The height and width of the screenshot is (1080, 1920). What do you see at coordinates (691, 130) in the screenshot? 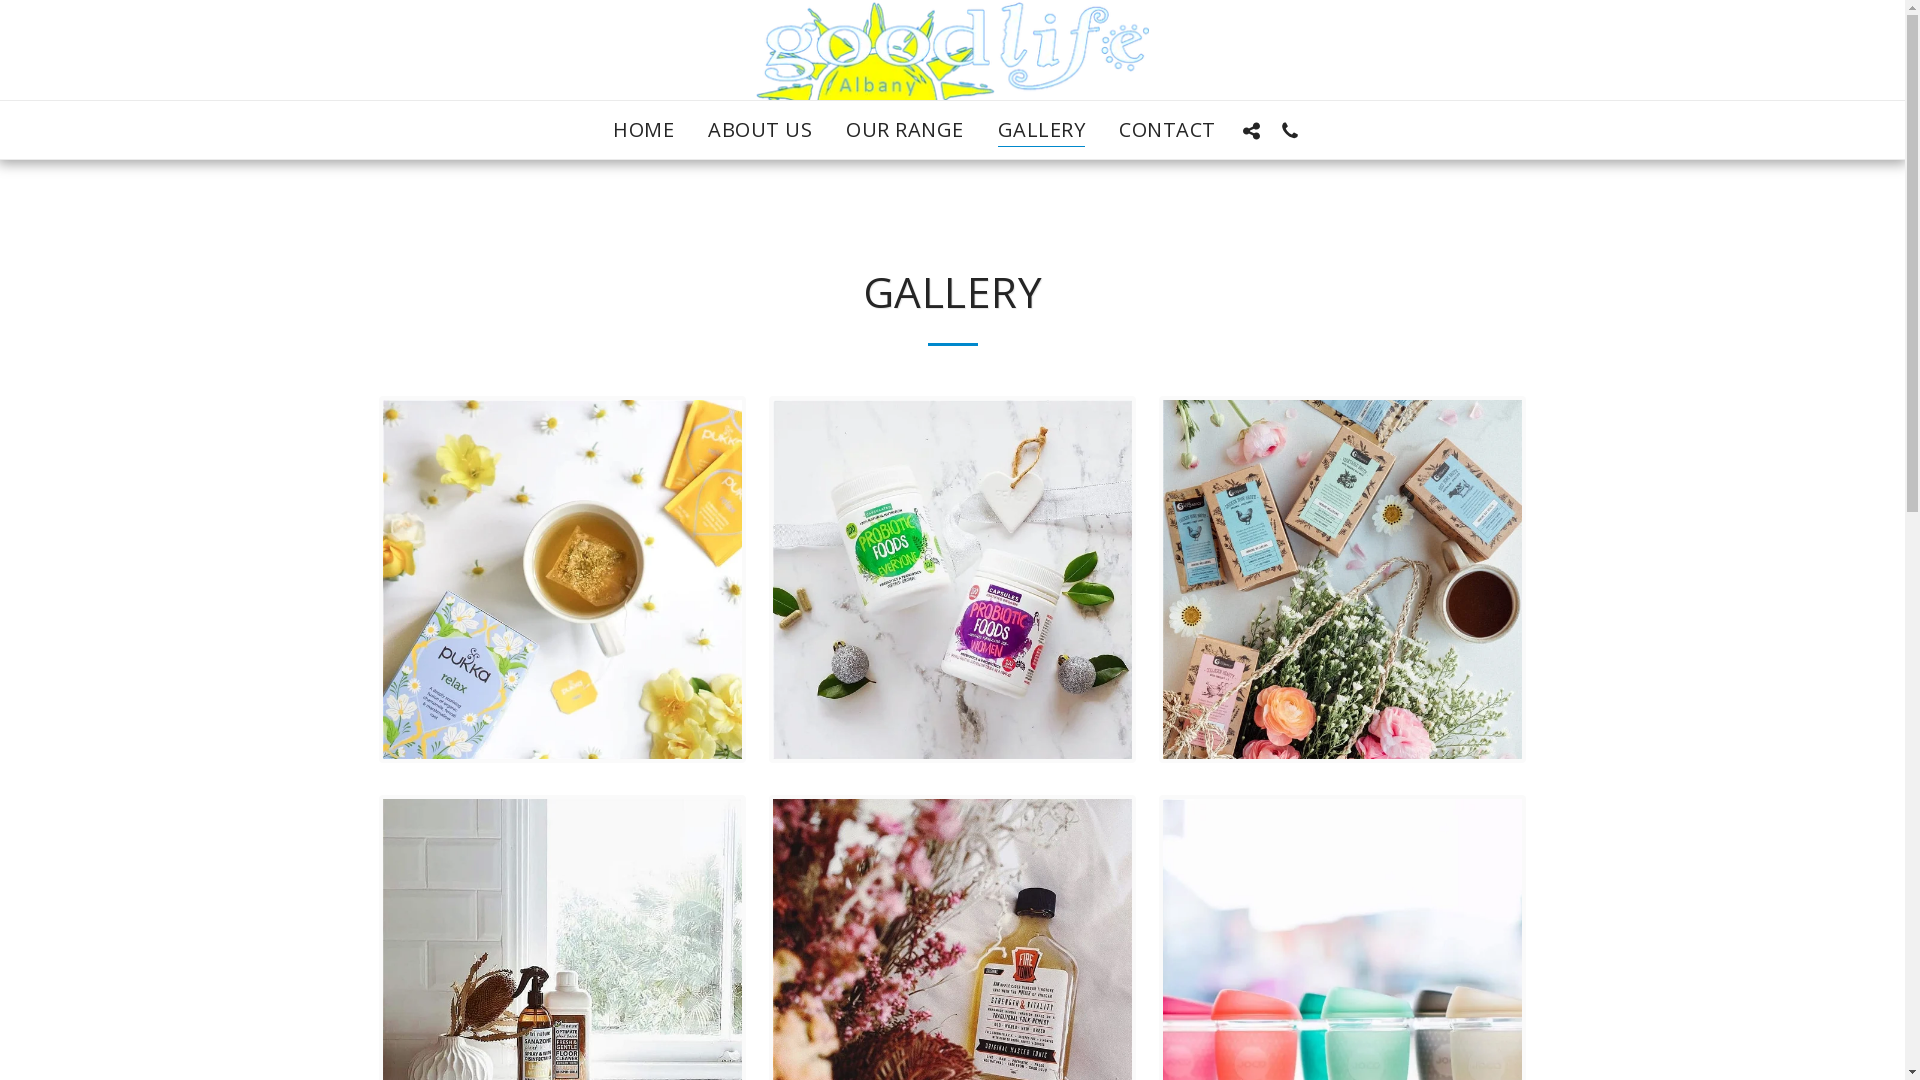
I see `'ABOUT US'` at bounding box center [691, 130].